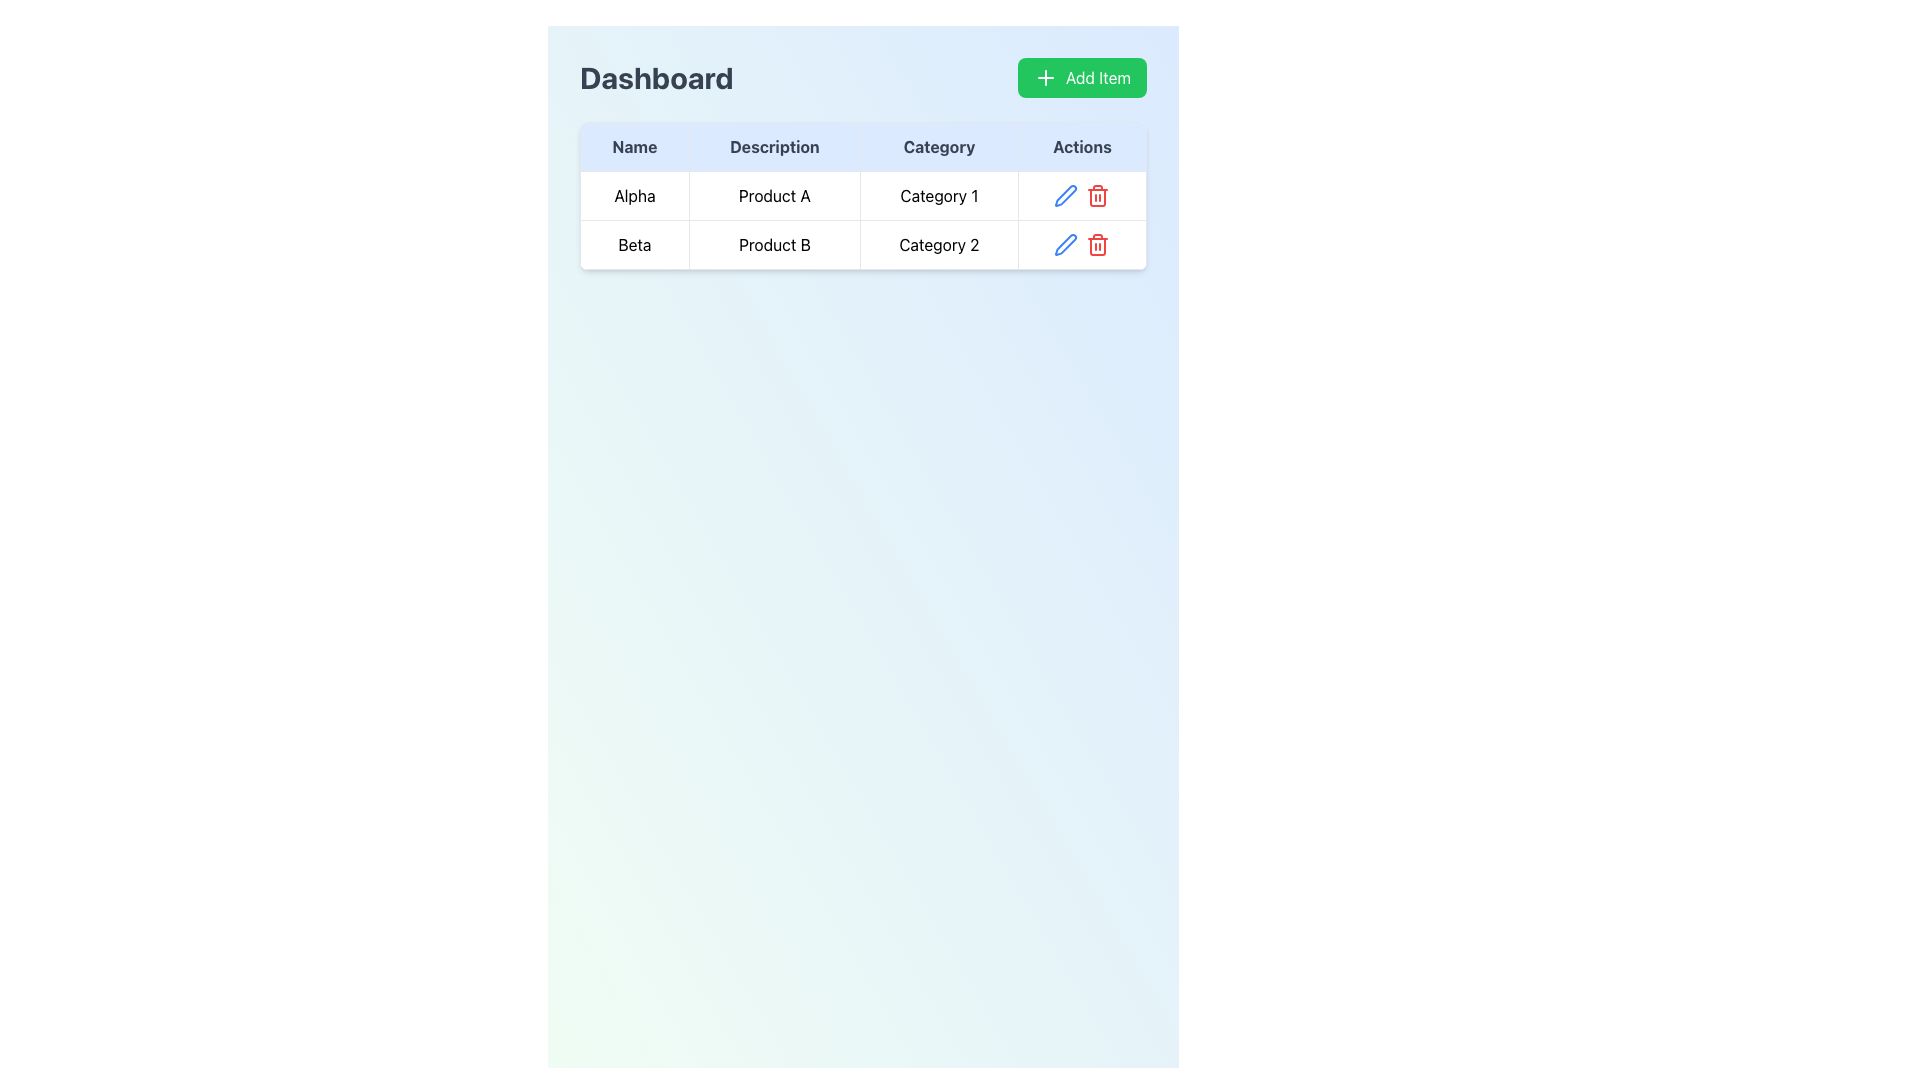 This screenshot has height=1080, width=1920. What do you see at coordinates (1065, 196) in the screenshot?
I see `the icon button for editing located in the 'Actions' column of the second row in the displayed table` at bounding box center [1065, 196].